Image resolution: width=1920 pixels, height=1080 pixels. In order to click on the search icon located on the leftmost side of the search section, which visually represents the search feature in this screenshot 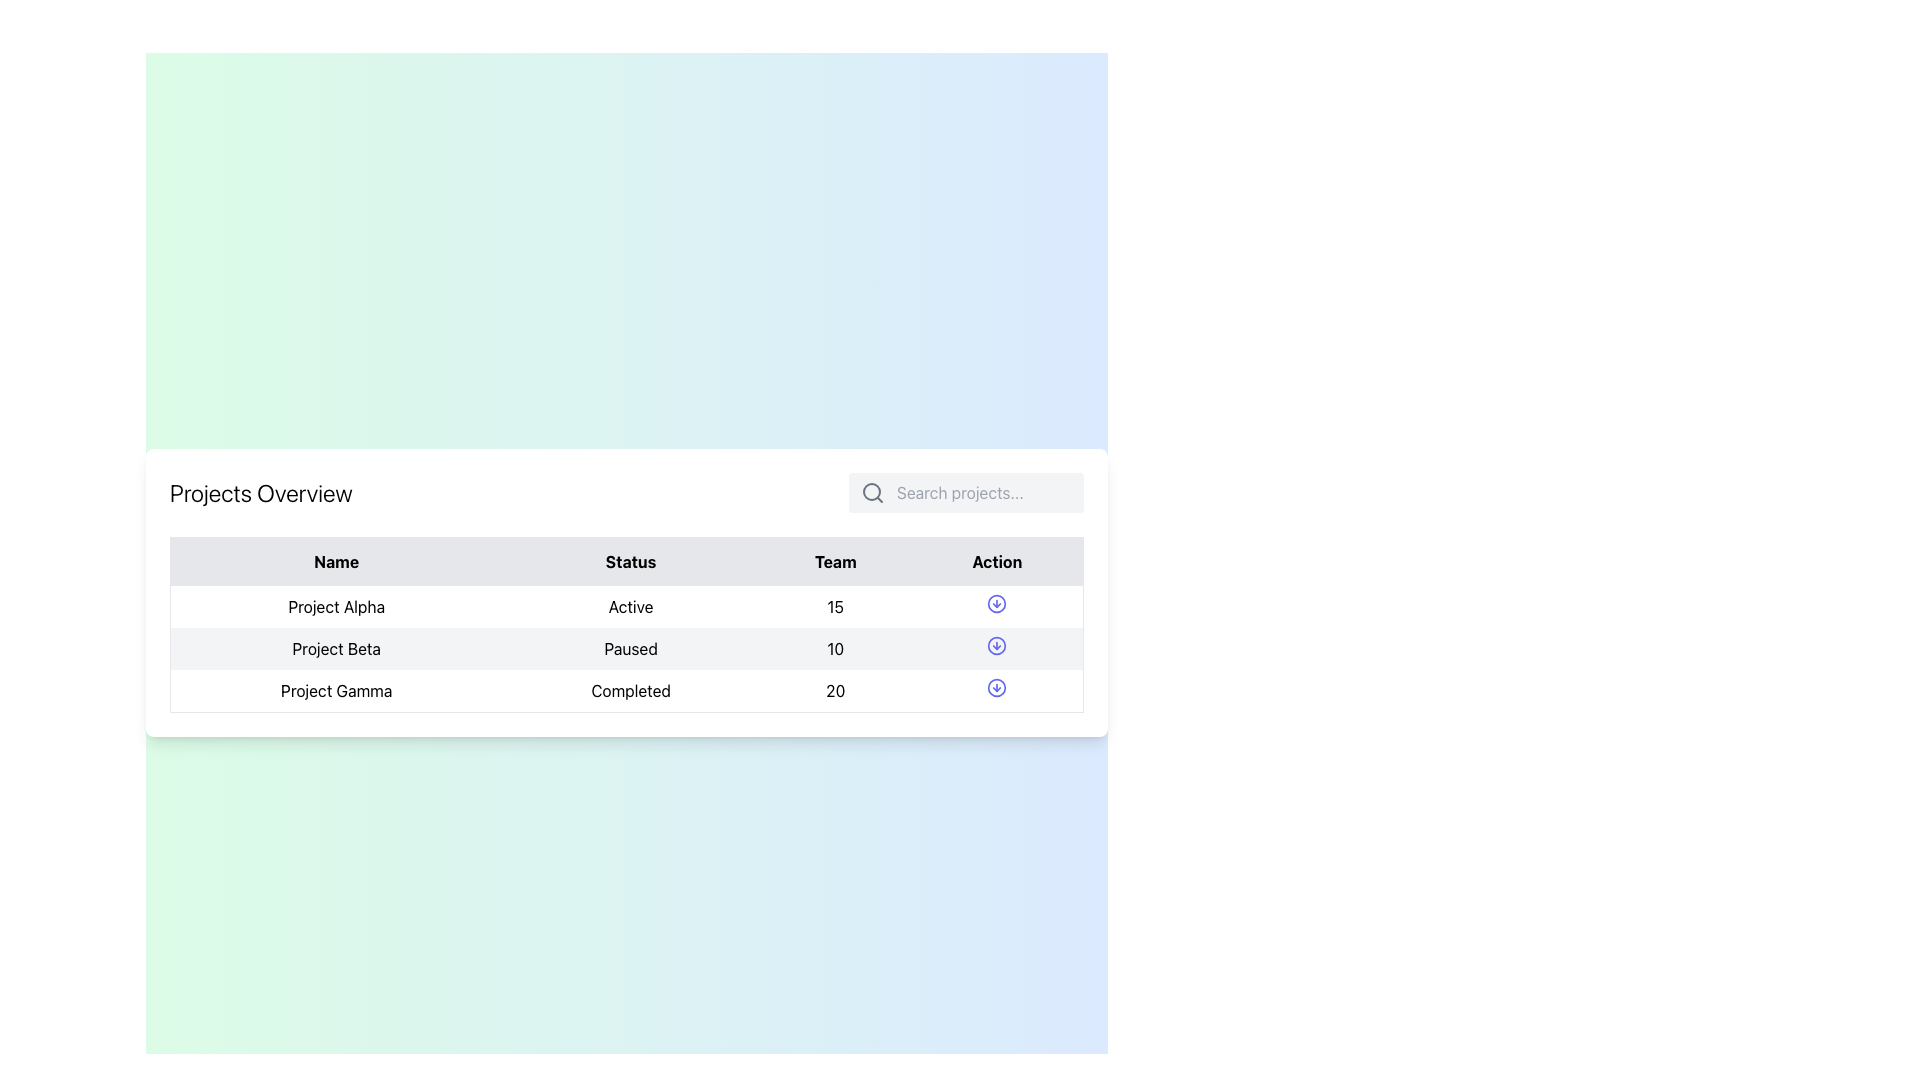, I will do `click(873, 493)`.